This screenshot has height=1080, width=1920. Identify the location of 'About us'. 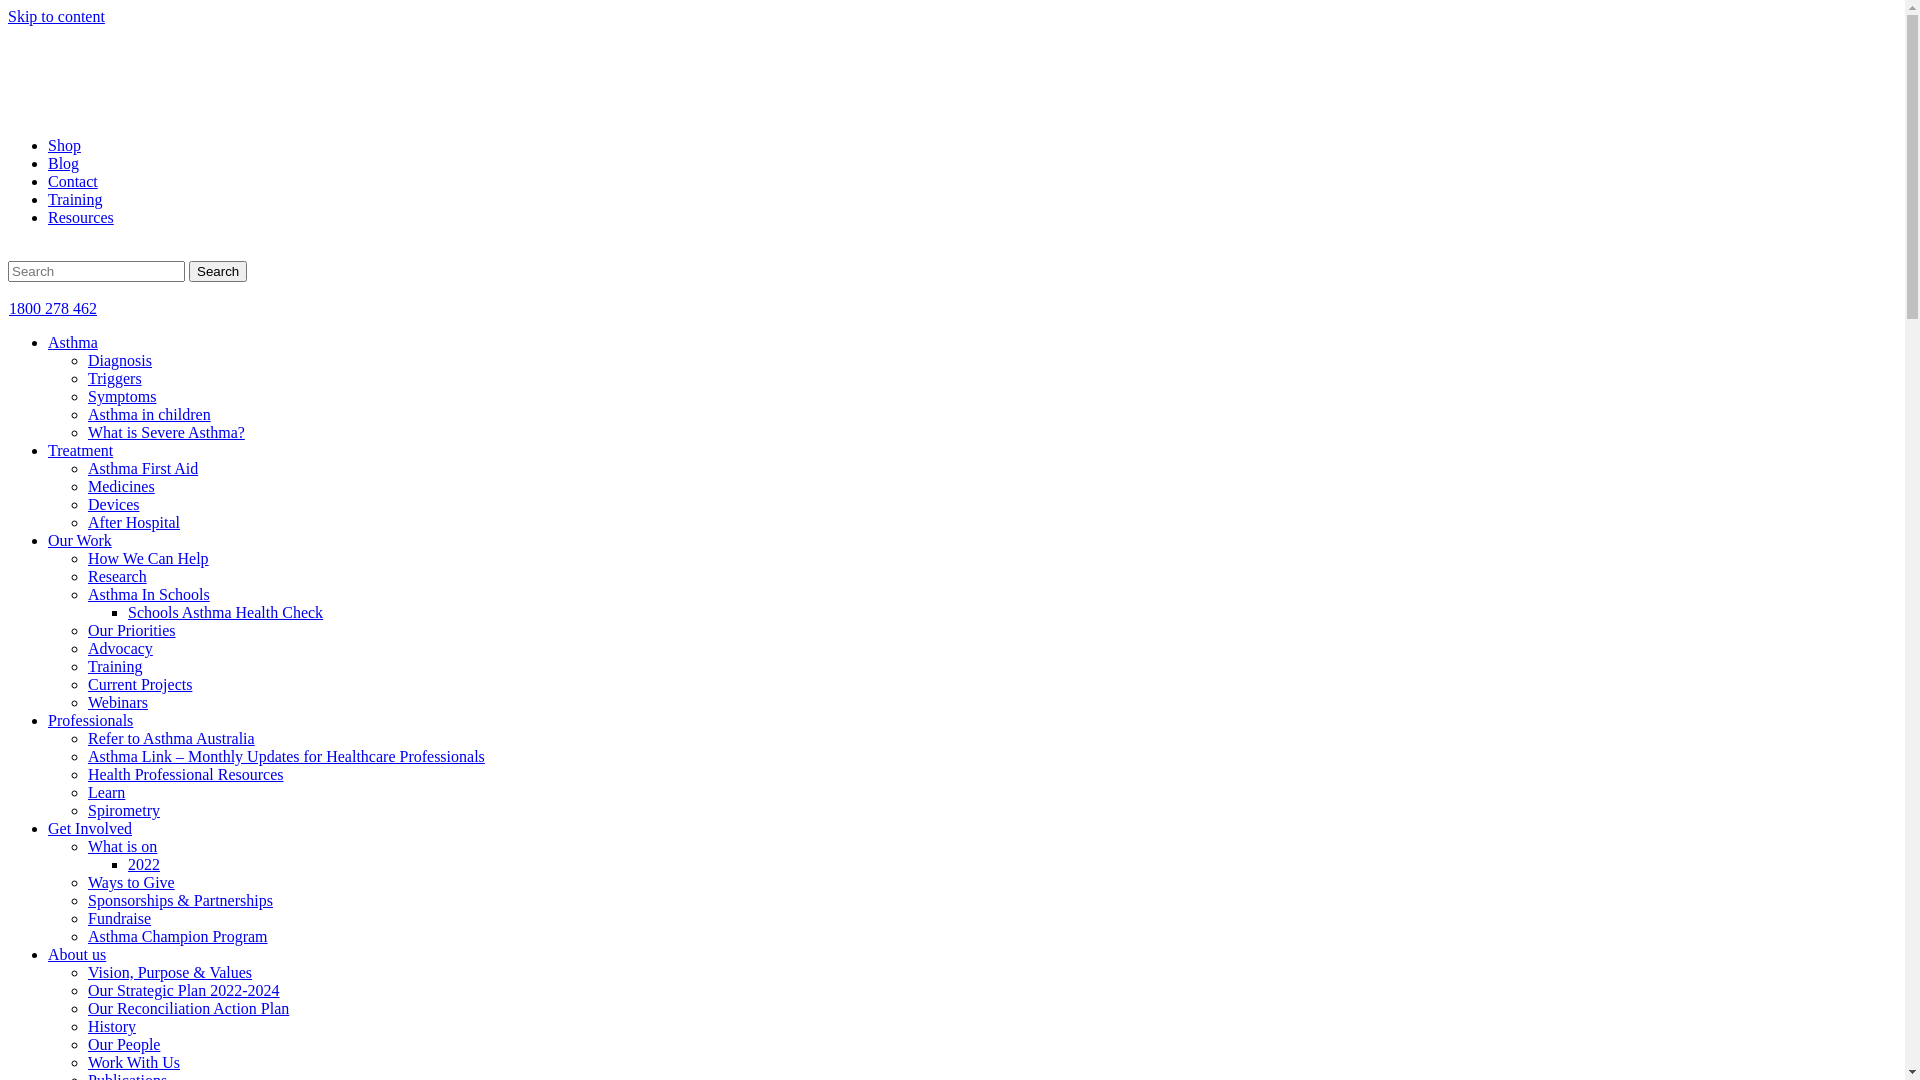
(76, 953).